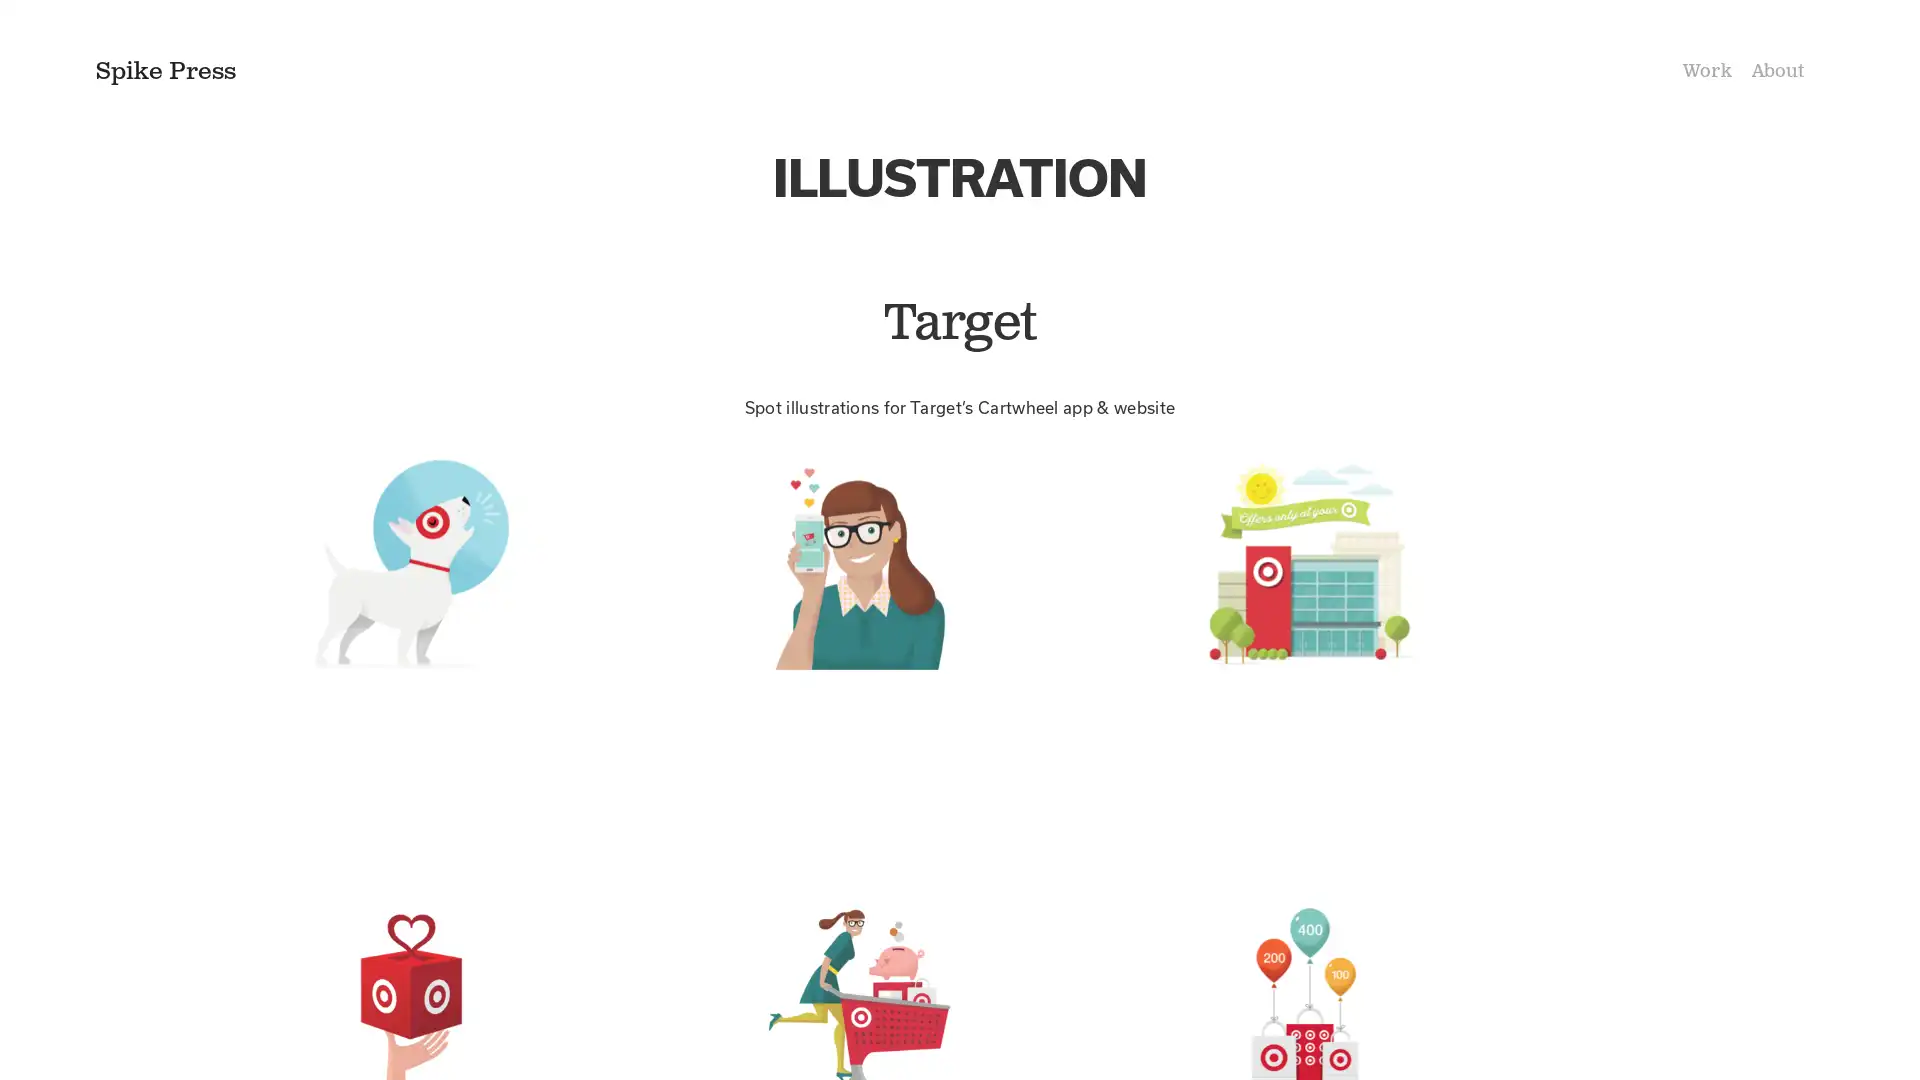 This screenshot has height=1080, width=1920. What do you see at coordinates (510, 660) in the screenshot?
I see `View fullsize 01.png` at bounding box center [510, 660].